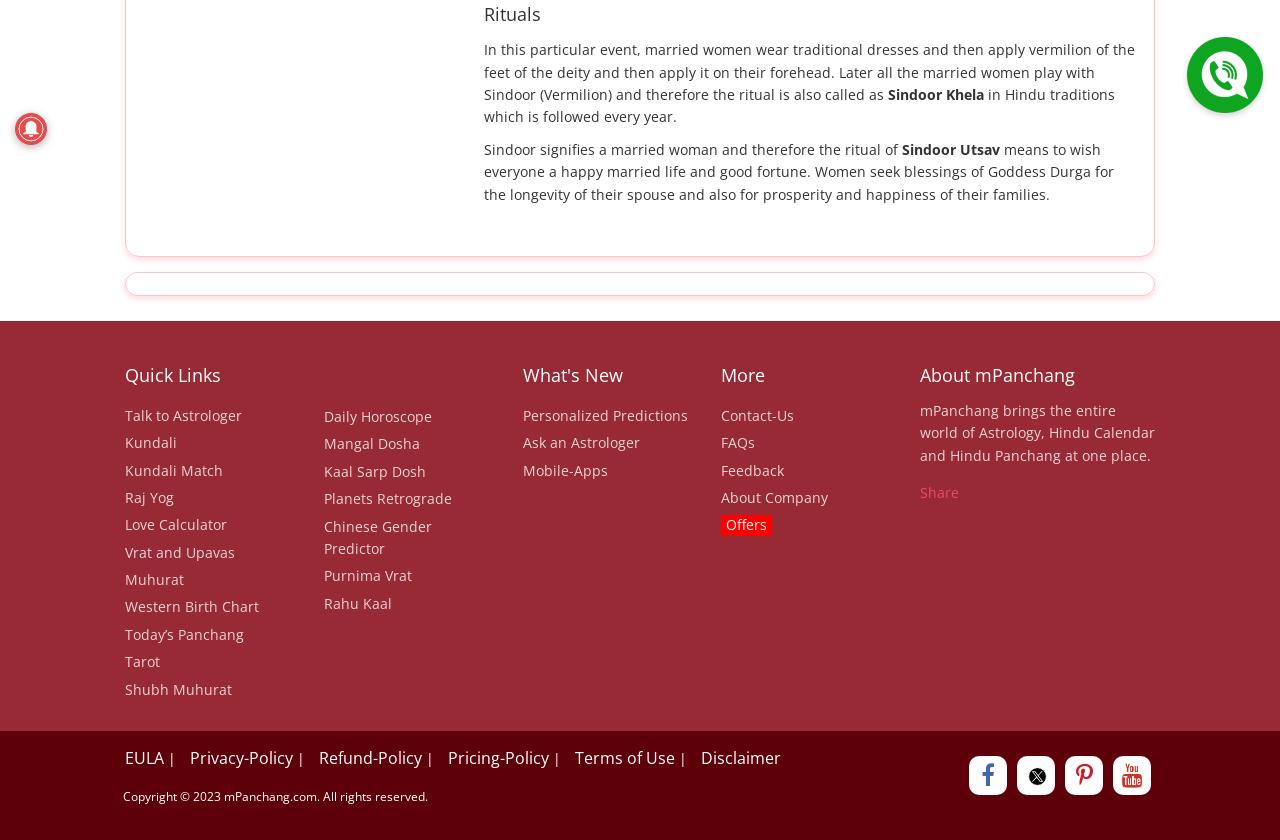  I want to click on 'Chinese Gender Predictor', so click(376, 536).